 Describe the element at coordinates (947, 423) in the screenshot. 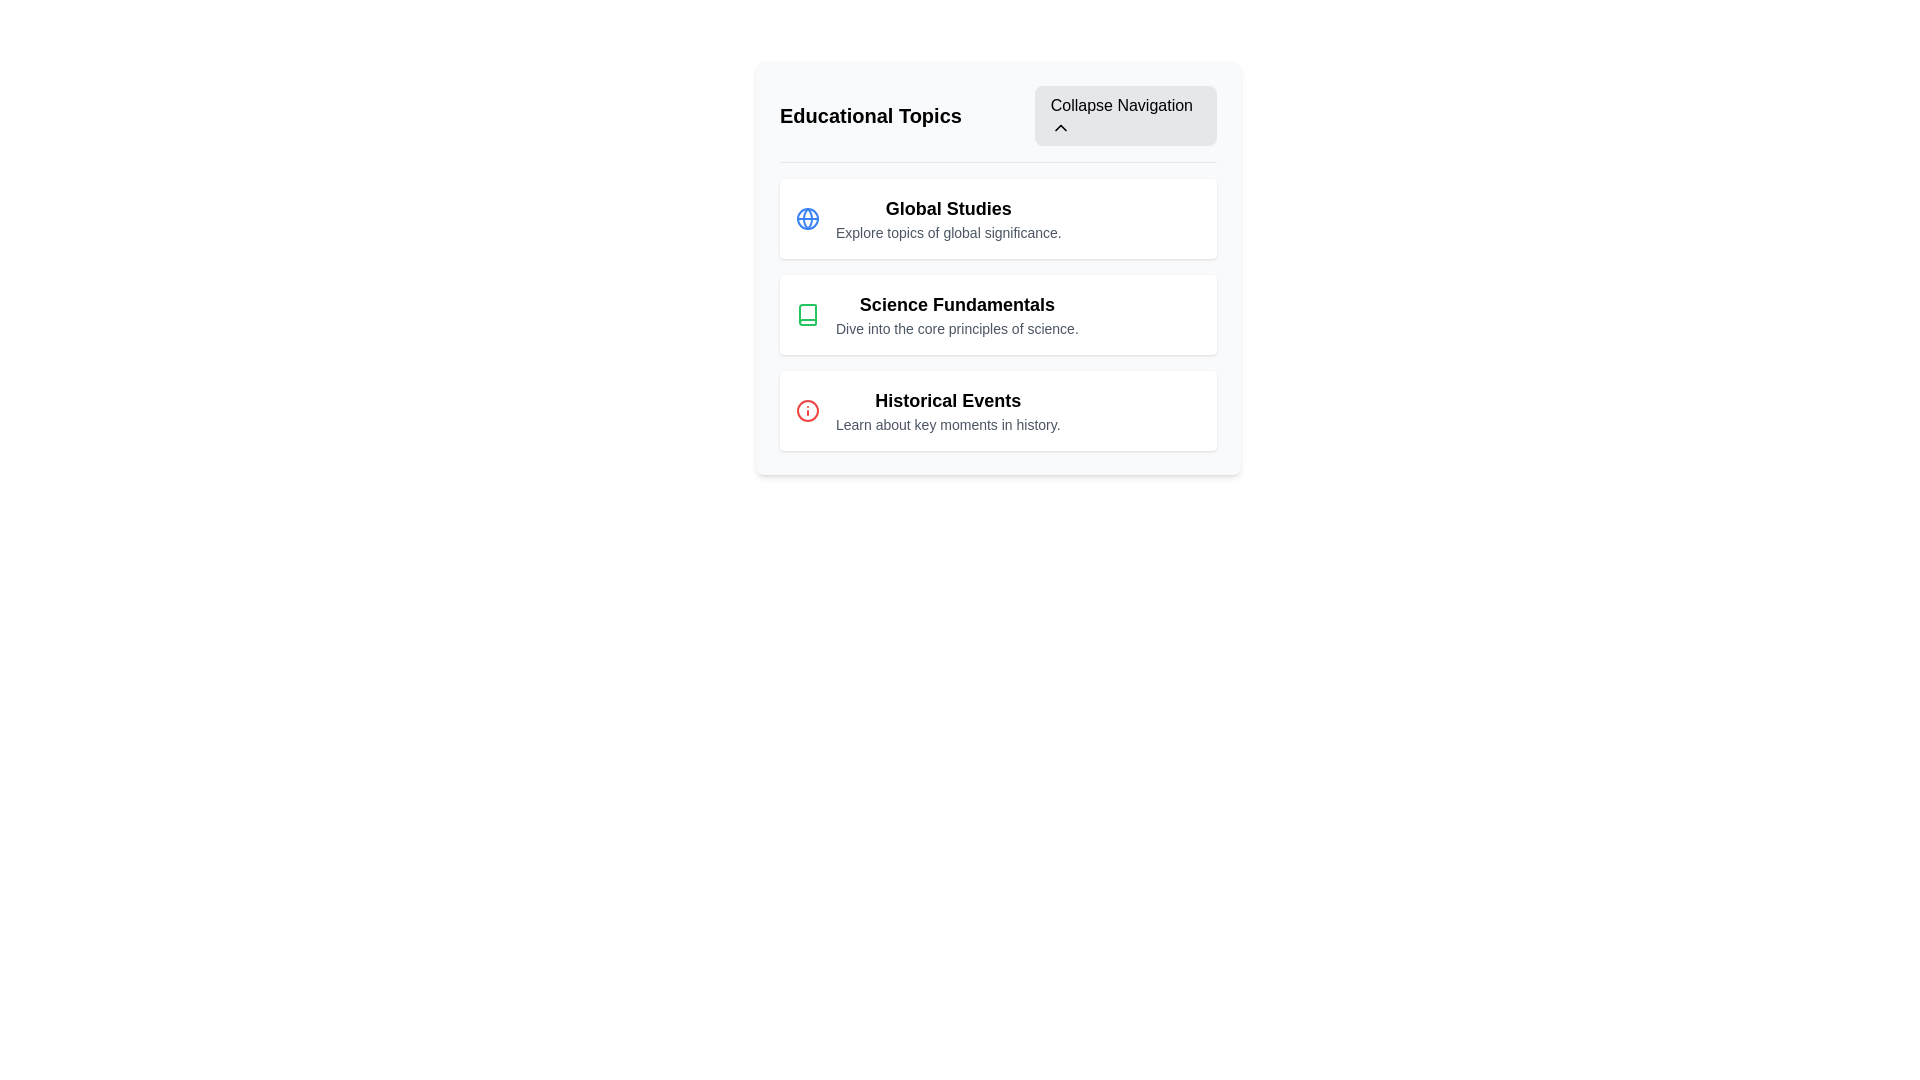

I see `the gray text label that reads 'Learn about key moments in history.' located directly below the 'Historical Events' title` at that location.